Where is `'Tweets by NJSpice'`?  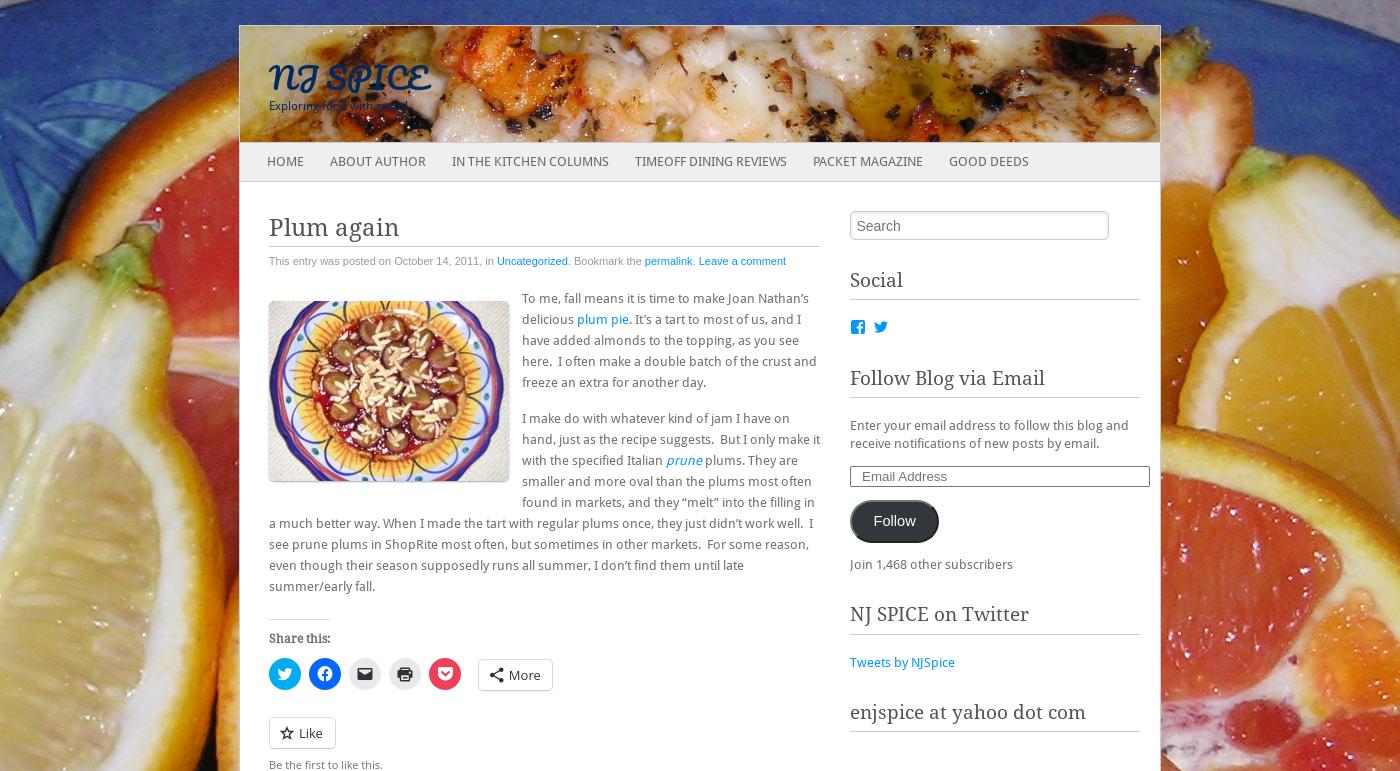
'Tweets by NJSpice' is located at coordinates (901, 661).